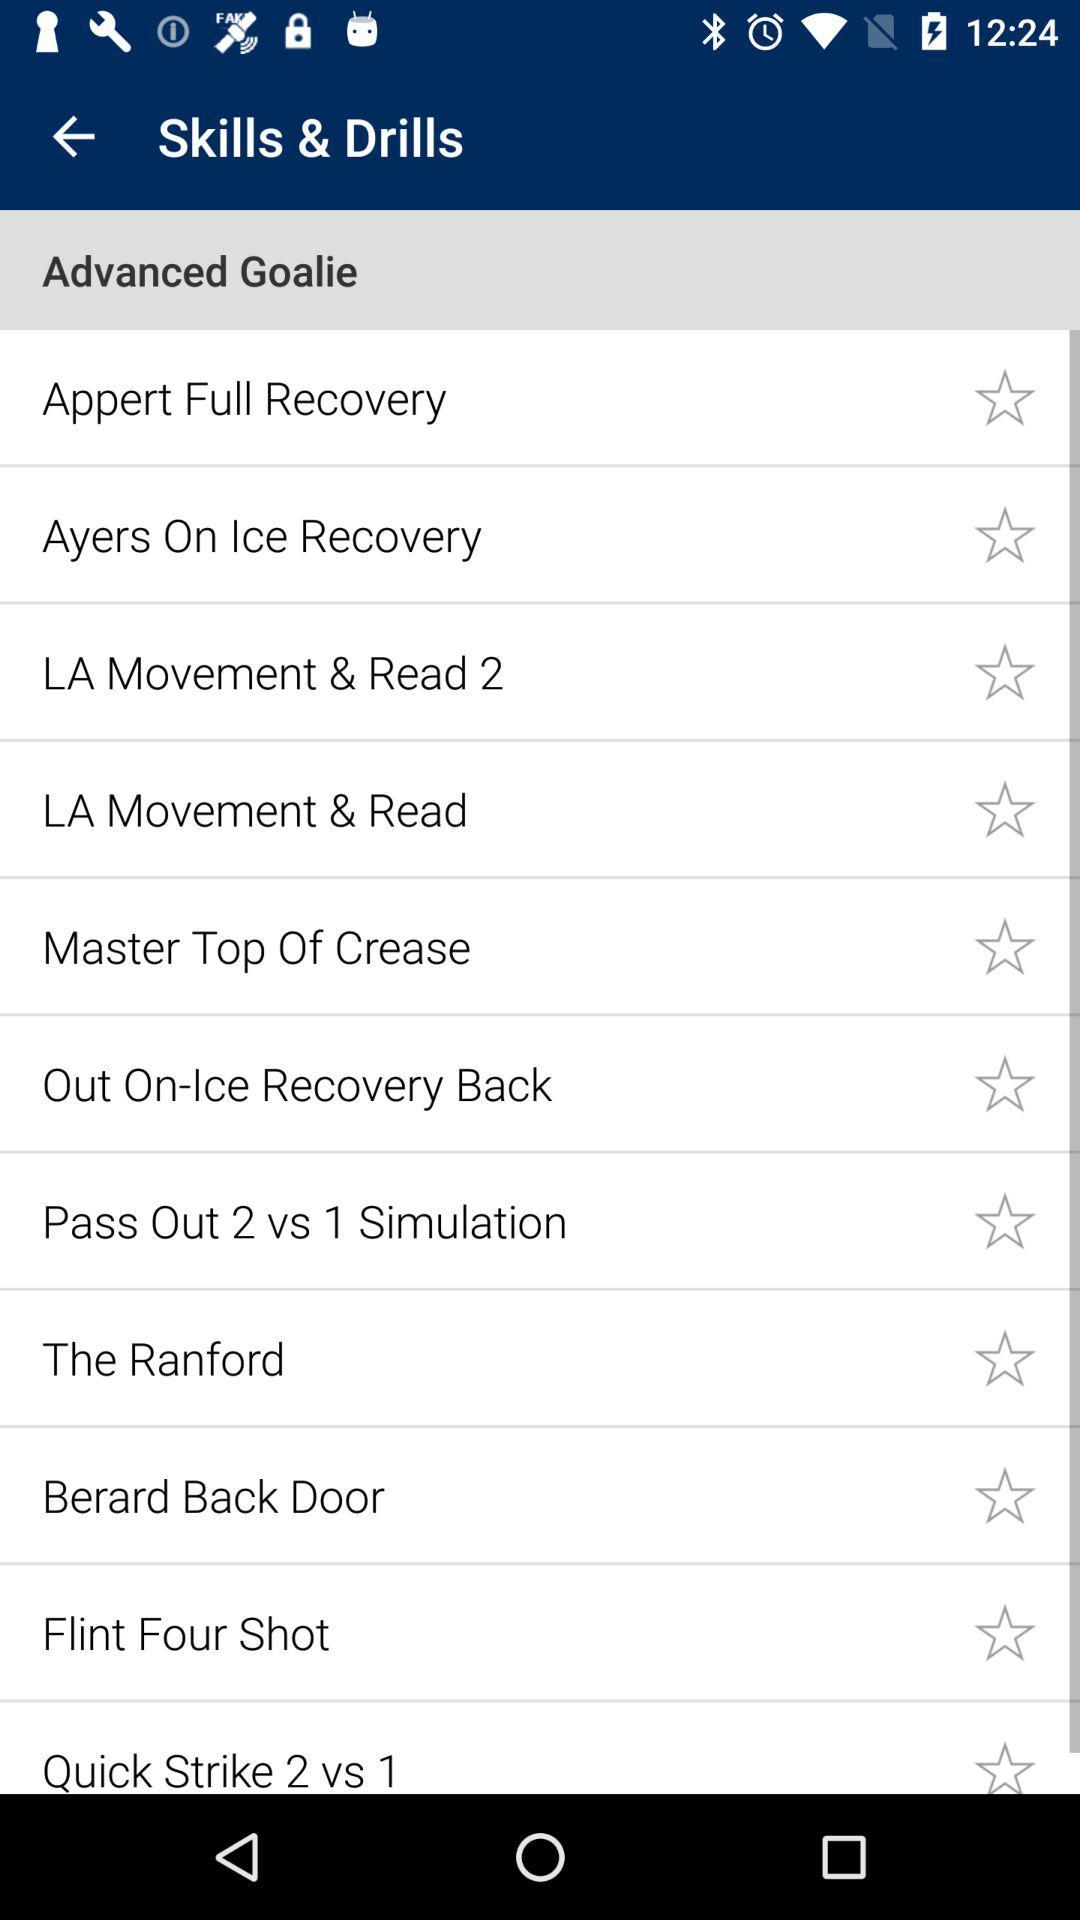  Describe the element at coordinates (1026, 1494) in the screenshot. I see `favorite` at that location.